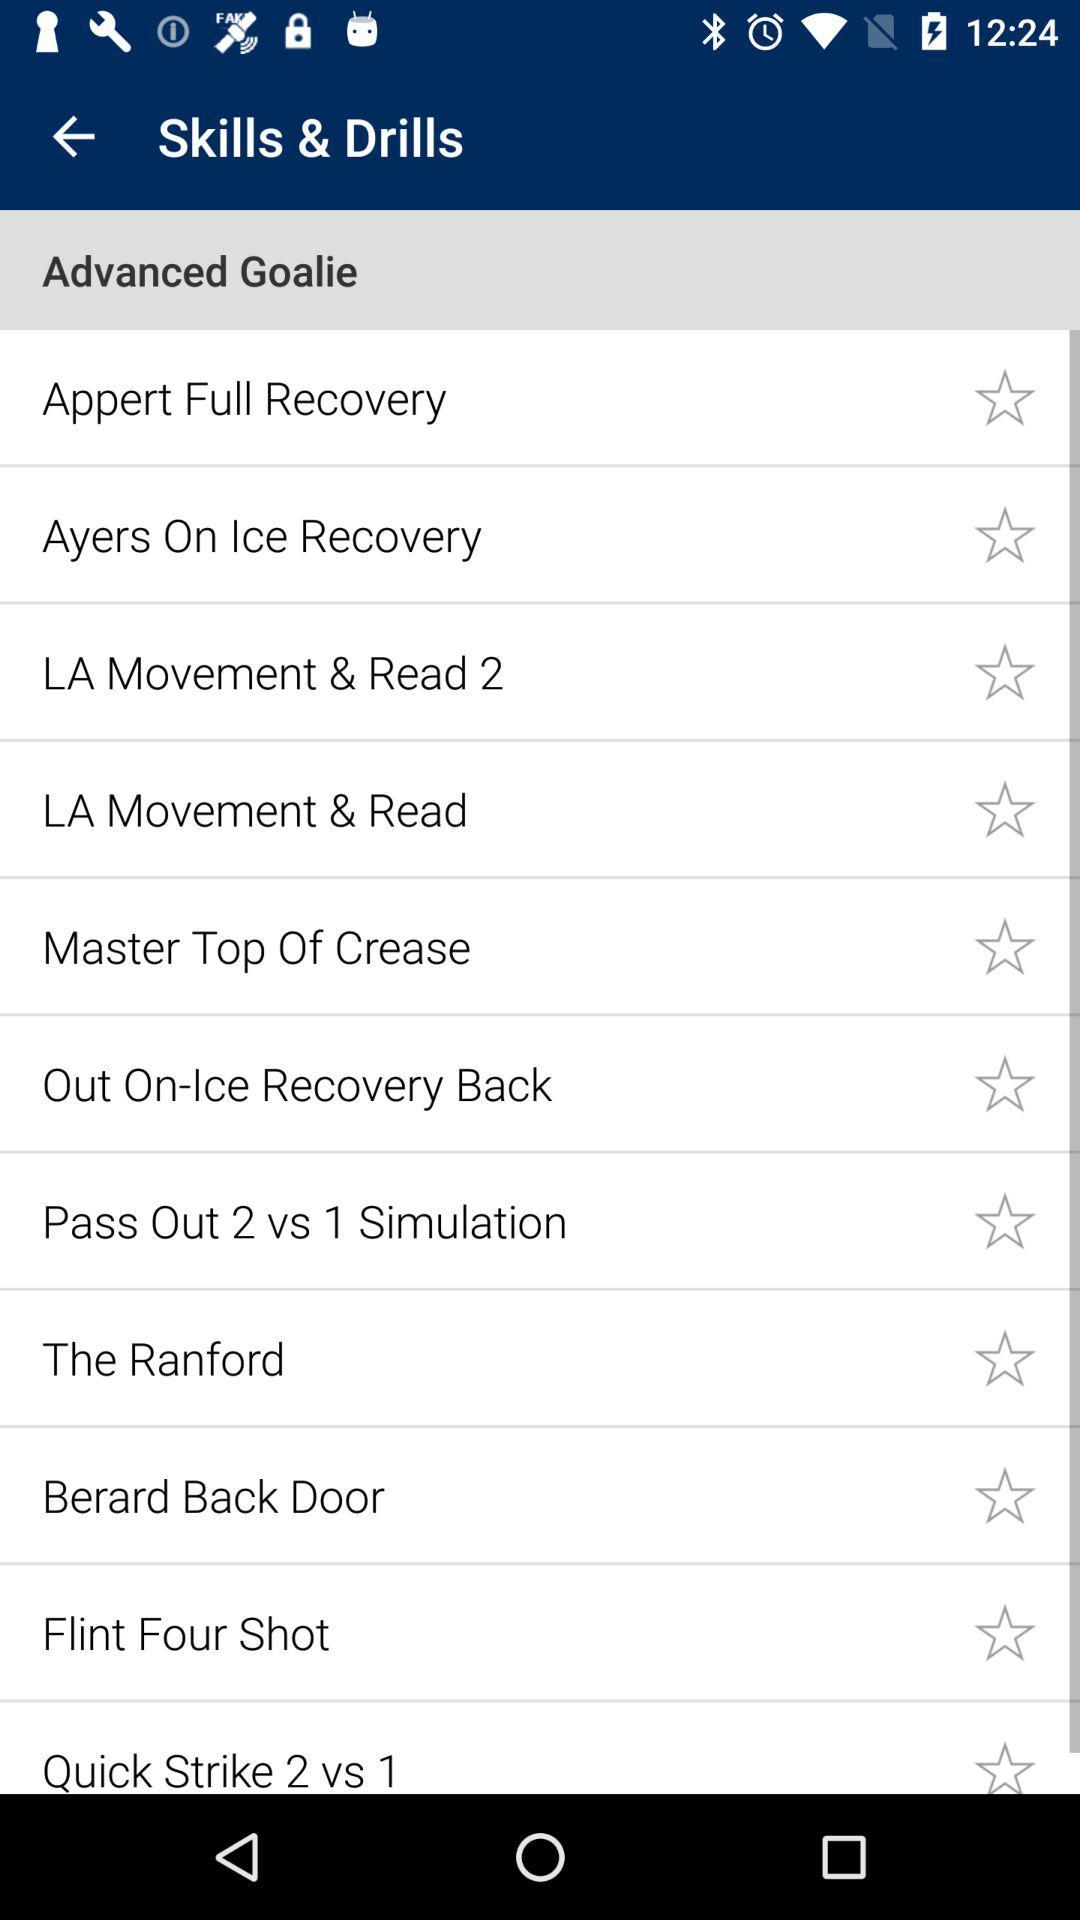  Describe the element at coordinates (1026, 1494) in the screenshot. I see `favorite` at that location.